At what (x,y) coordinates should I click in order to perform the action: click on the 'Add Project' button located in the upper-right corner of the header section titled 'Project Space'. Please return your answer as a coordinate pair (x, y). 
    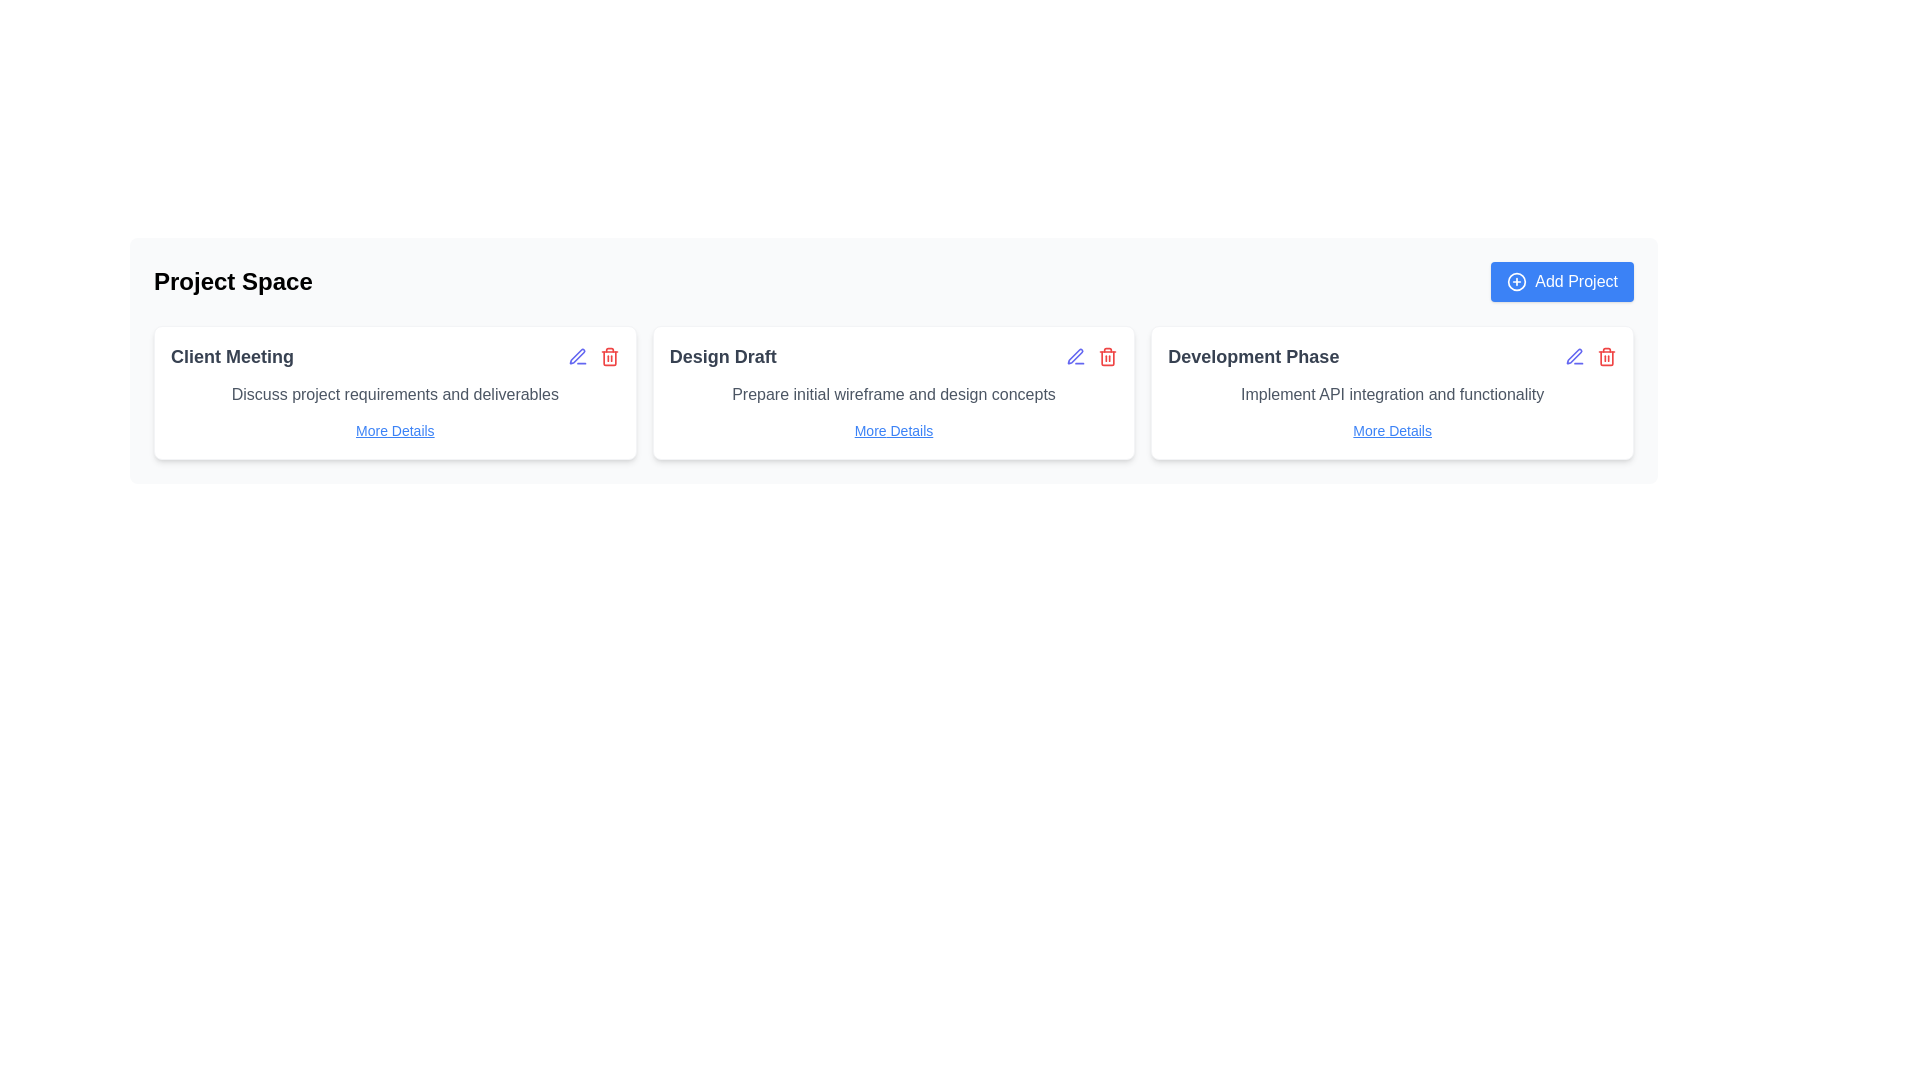
    Looking at the image, I should click on (1561, 281).